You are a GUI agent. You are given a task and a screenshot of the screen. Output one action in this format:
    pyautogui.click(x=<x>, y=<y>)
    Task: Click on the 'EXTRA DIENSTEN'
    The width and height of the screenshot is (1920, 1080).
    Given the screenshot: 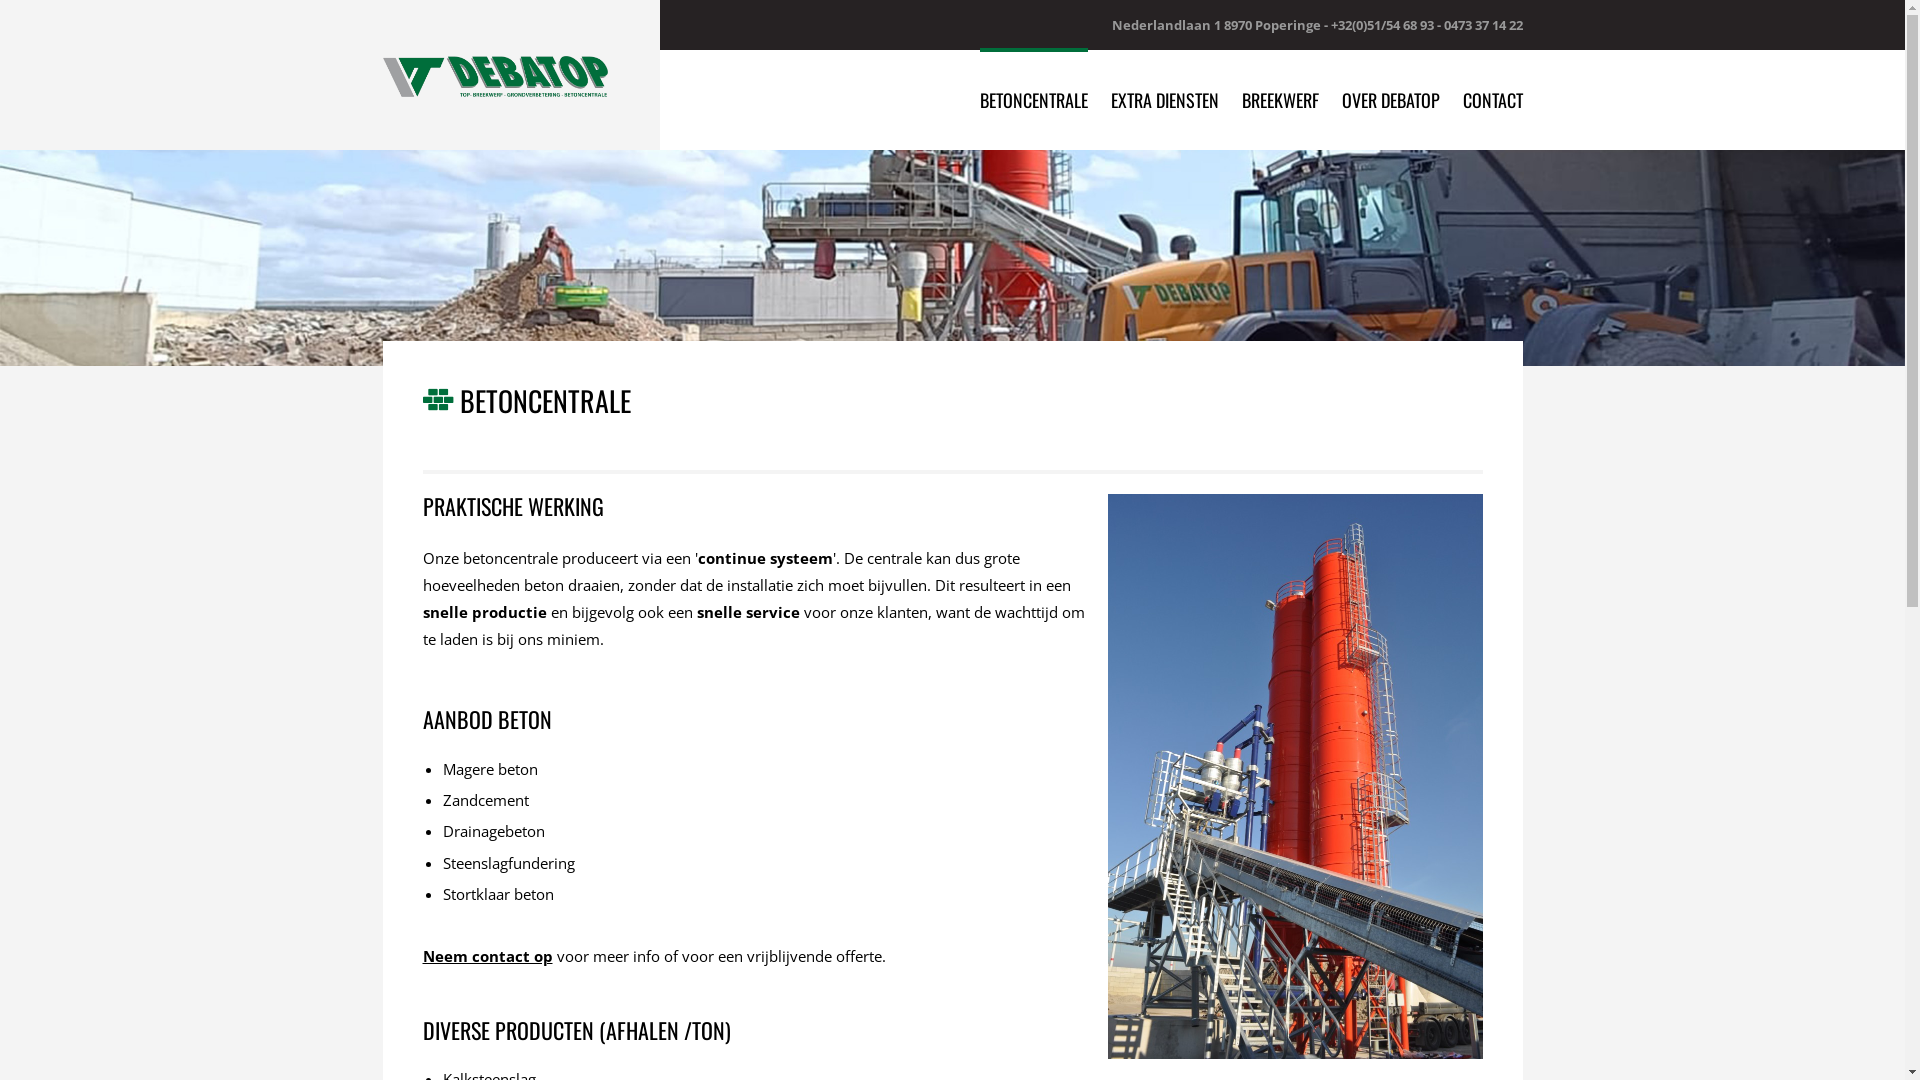 What is the action you would take?
    pyautogui.click(x=1163, y=100)
    